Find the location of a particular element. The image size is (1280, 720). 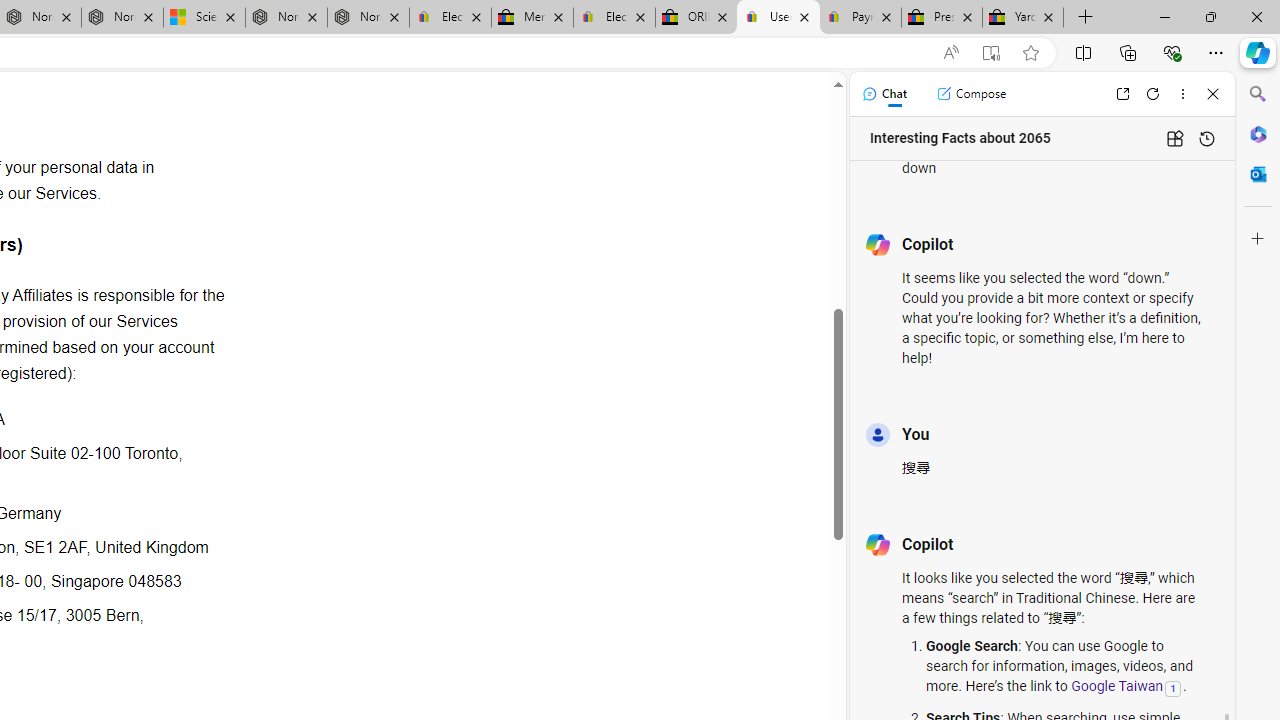

'Add this page to favorites (Ctrl+D)' is located at coordinates (1031, 52).